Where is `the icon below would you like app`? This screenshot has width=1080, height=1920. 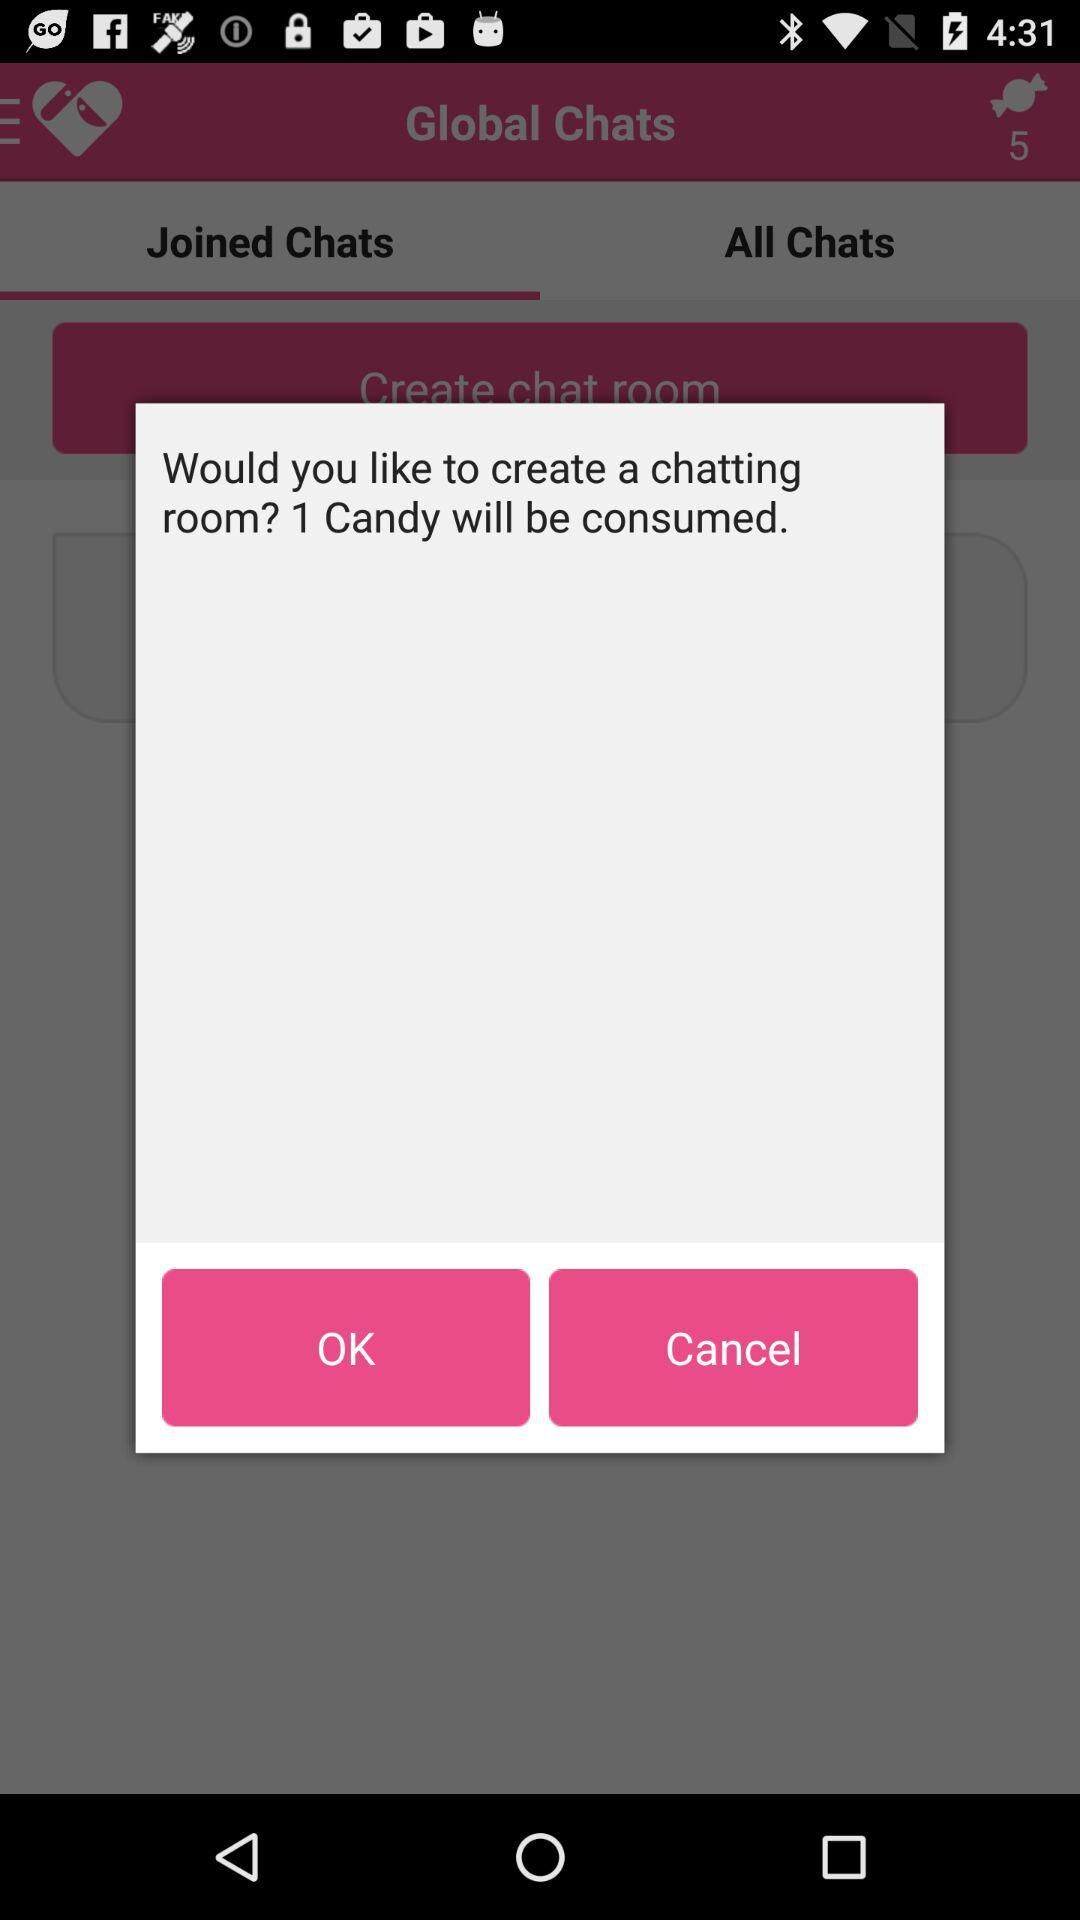
the icon below would you like app is located at coordinates (345, 1347).